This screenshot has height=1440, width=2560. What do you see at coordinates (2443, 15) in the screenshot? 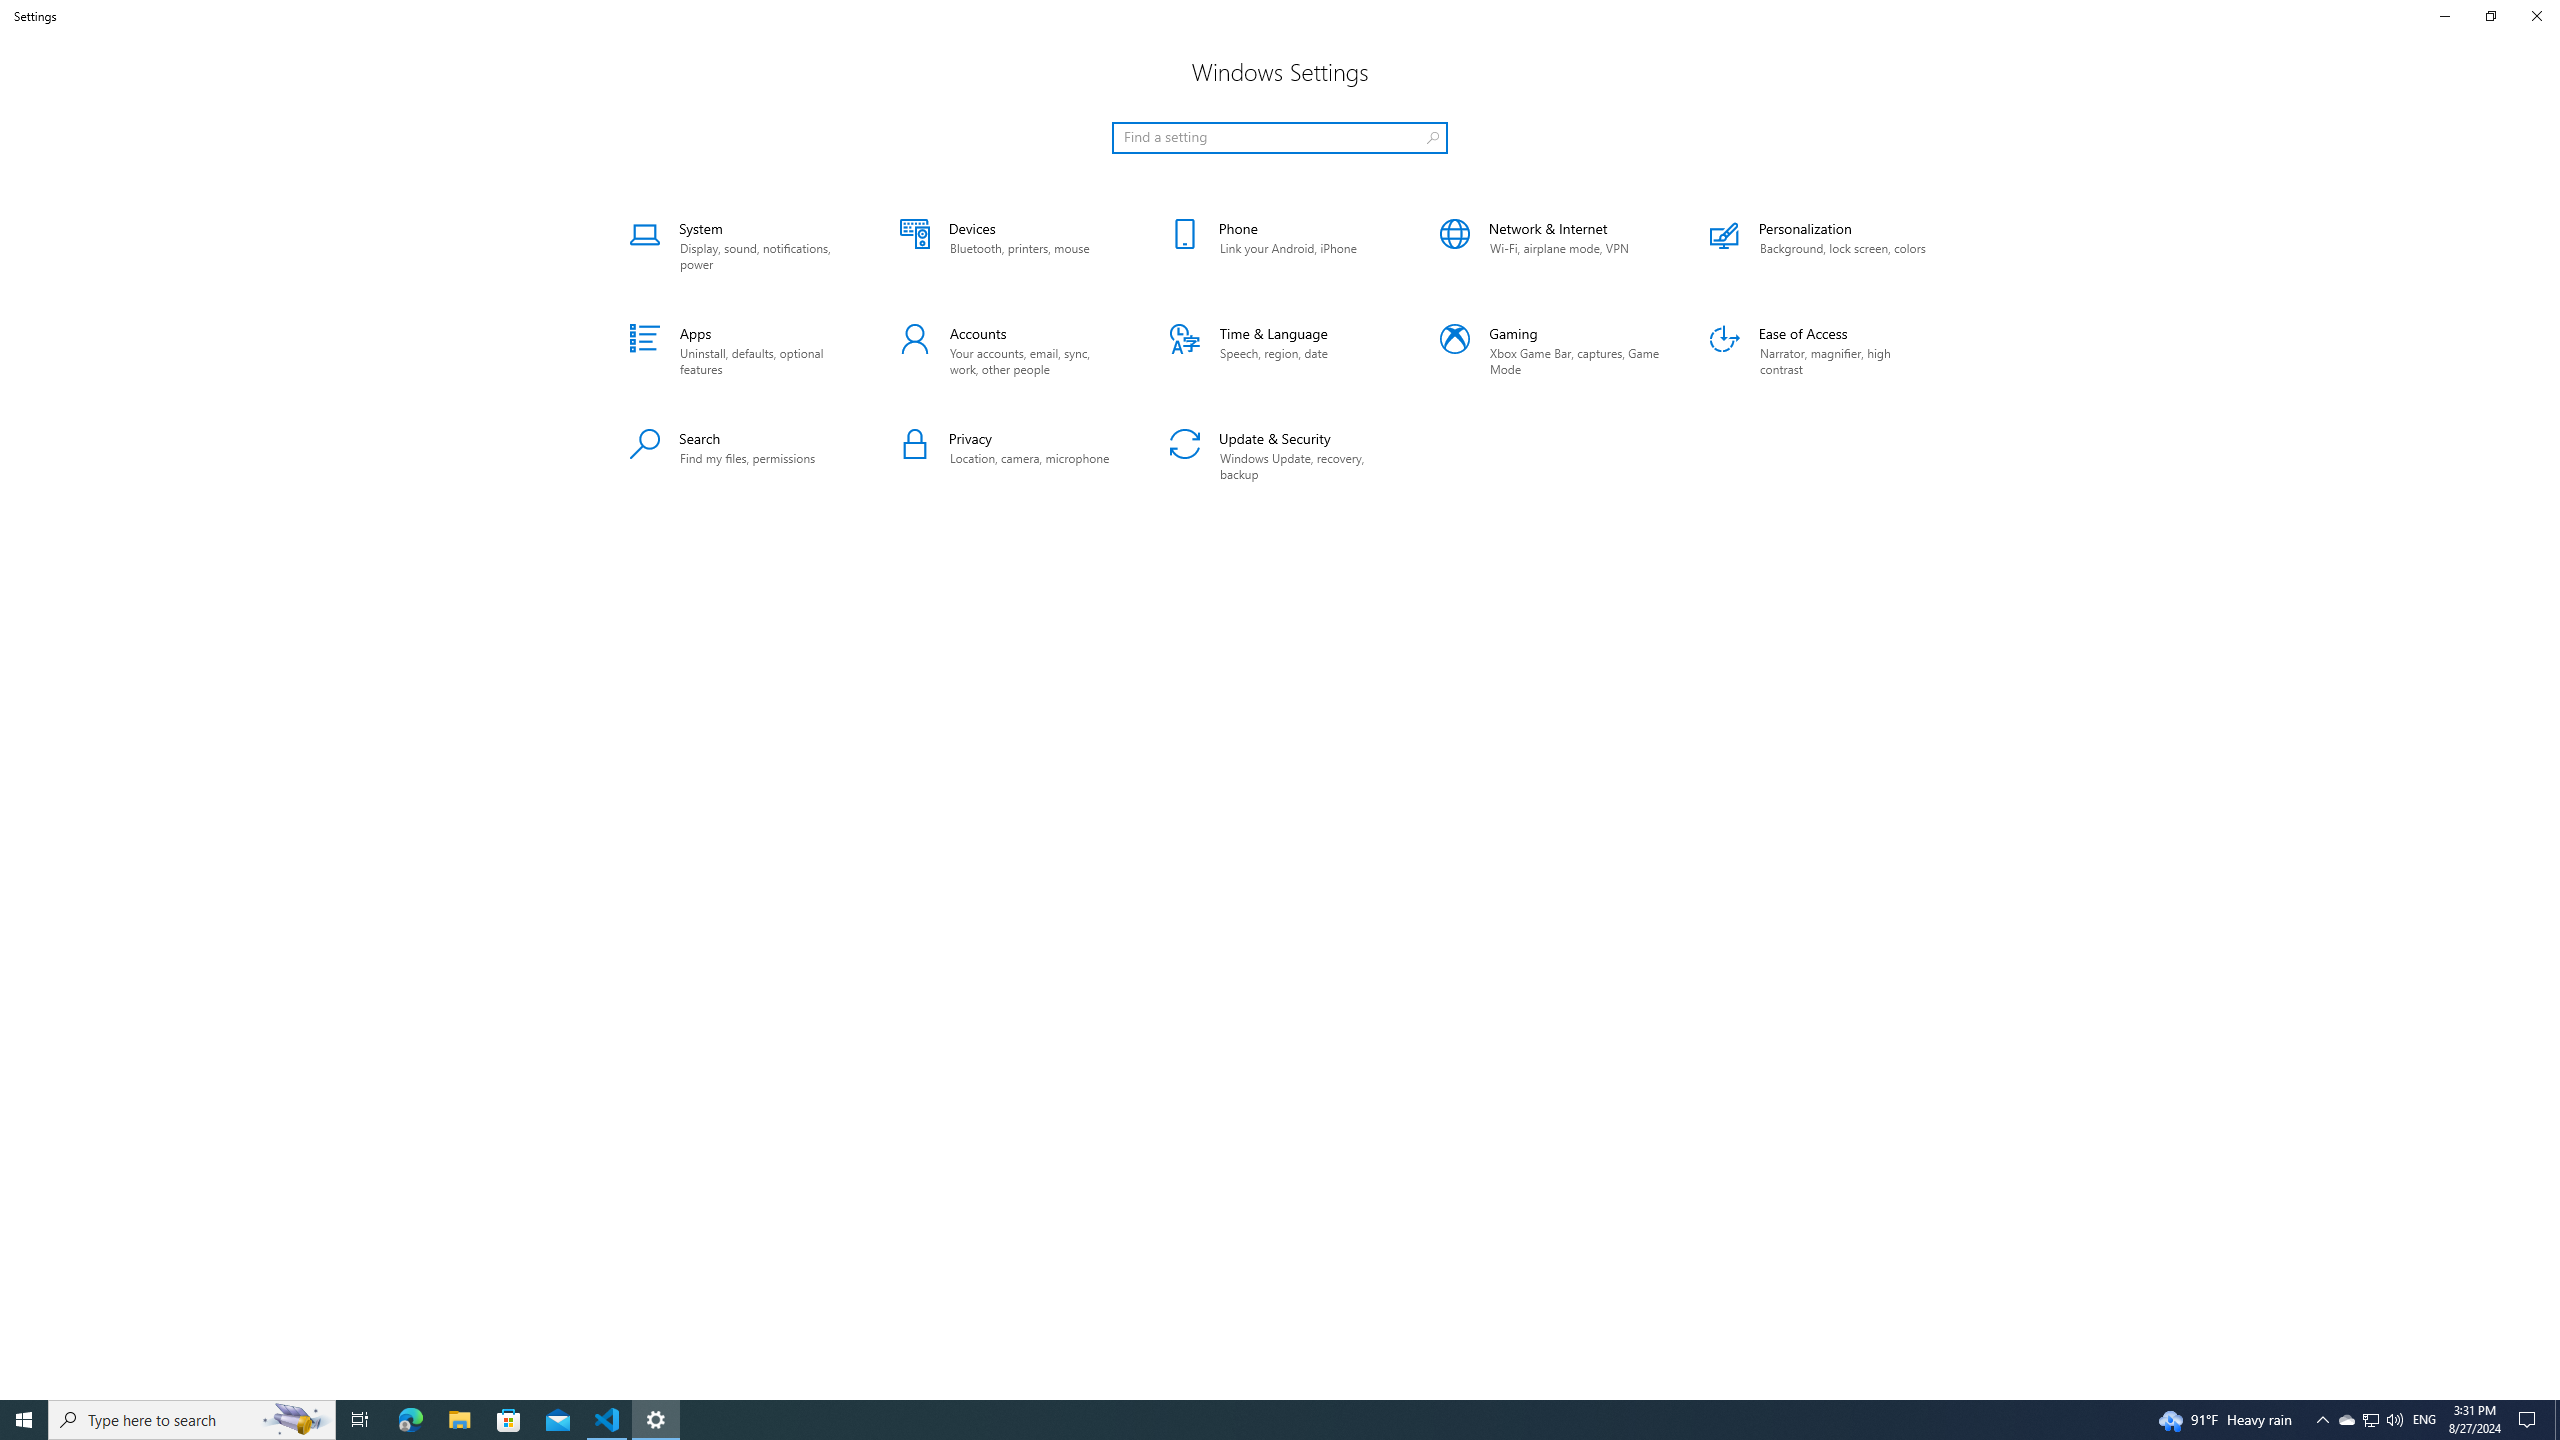
I see `'Minimize Settings'` at bounding box center [2443, 15].